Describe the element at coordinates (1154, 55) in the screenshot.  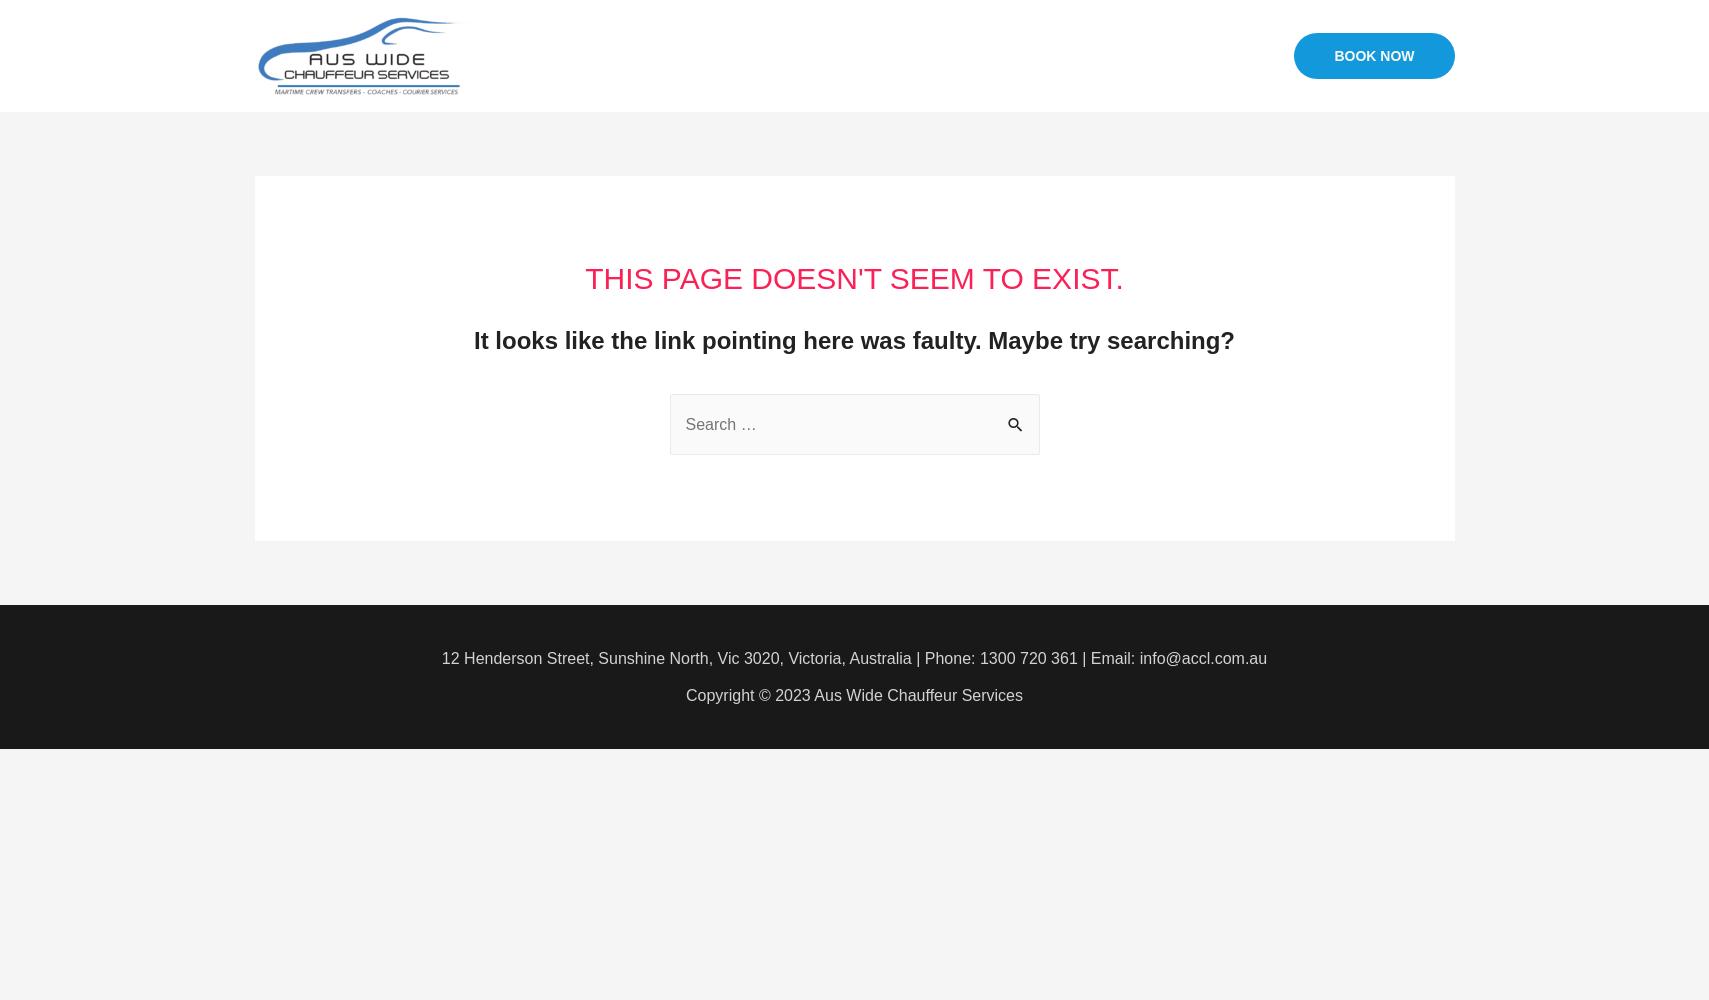
I see `'CONTACT US'` at that location.